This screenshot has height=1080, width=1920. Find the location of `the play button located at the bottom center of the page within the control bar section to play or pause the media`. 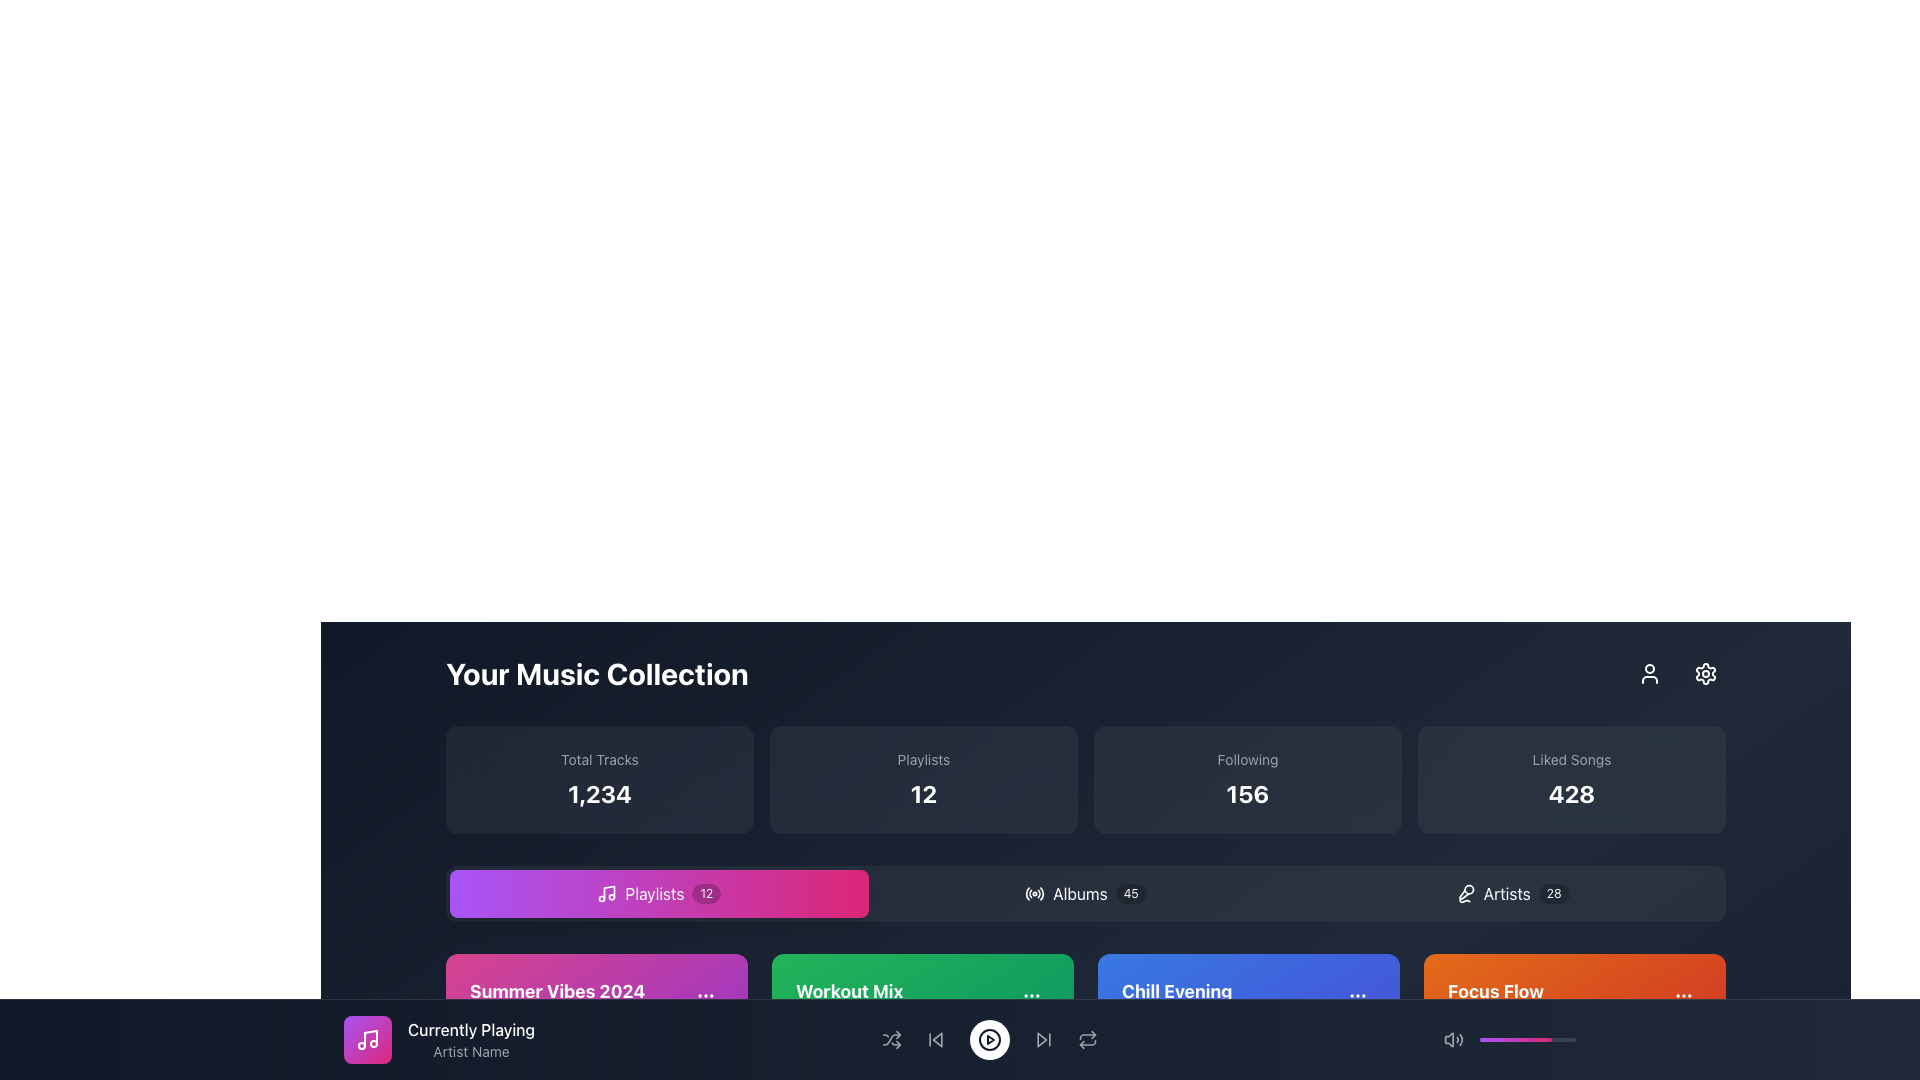

the play button located at the bottom center of the page within the control bar section to play or pause the media is located at coordinates (989, 1039).